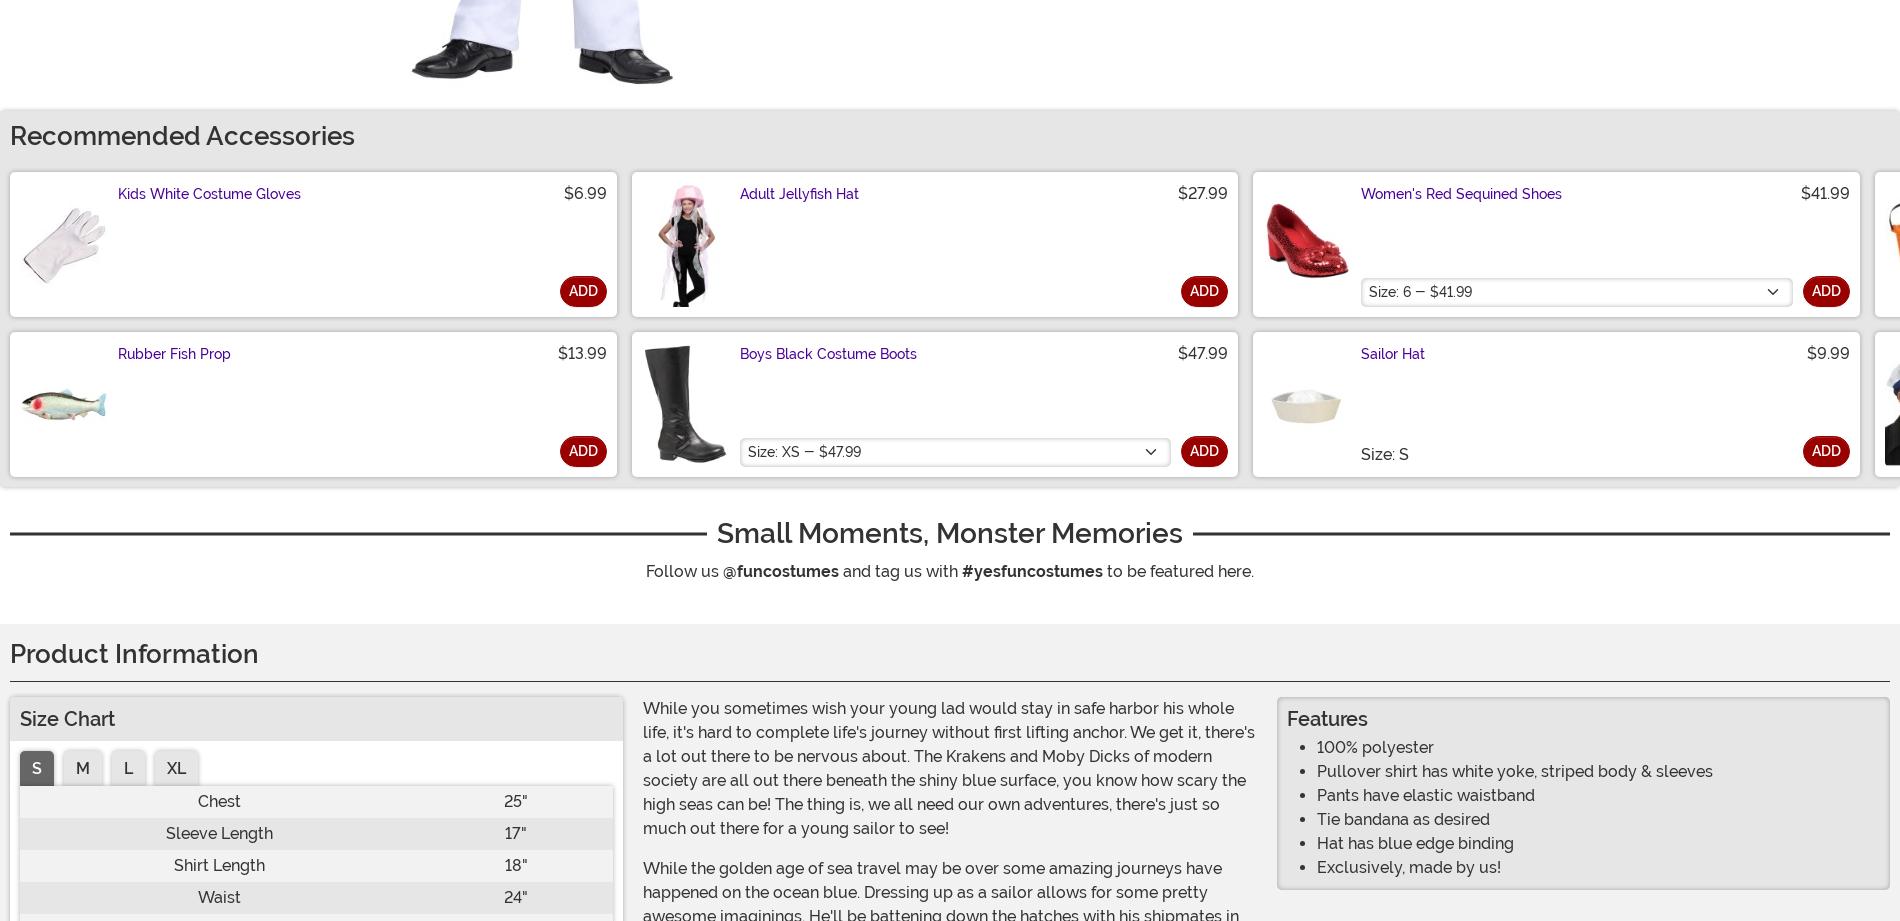  Describe the element at coordinates (314, 114) in the screenshot. I see `'We believe that costumes have the power to create some of life's best moments. That's why we started Made by Us. This diverse selection of costumes and accessories are all artfully designed and expertly crafted by our talented team of artists, designers, and developers.'` at that location.